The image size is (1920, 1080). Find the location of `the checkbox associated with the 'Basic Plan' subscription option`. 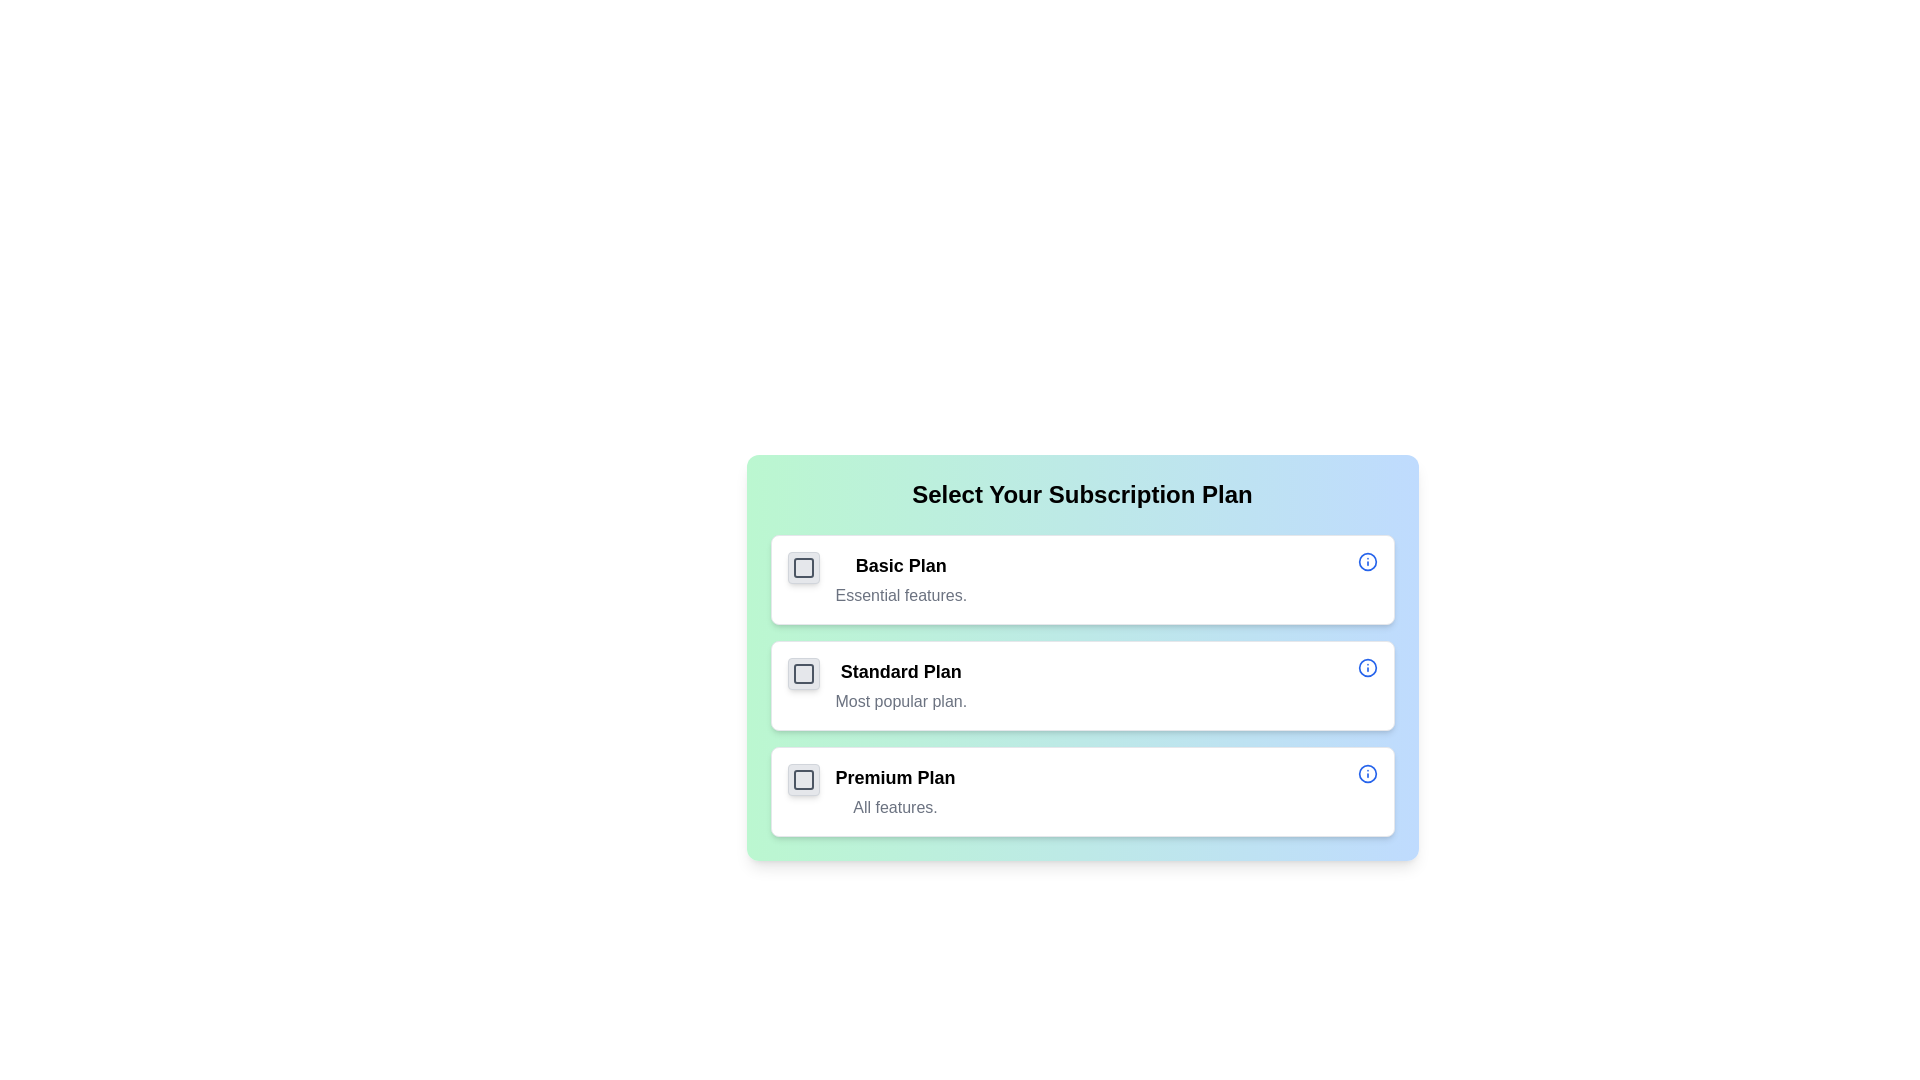

the checkbox associated with the 'Basic Plan' subscription option is located at coordinates (1081, 579).